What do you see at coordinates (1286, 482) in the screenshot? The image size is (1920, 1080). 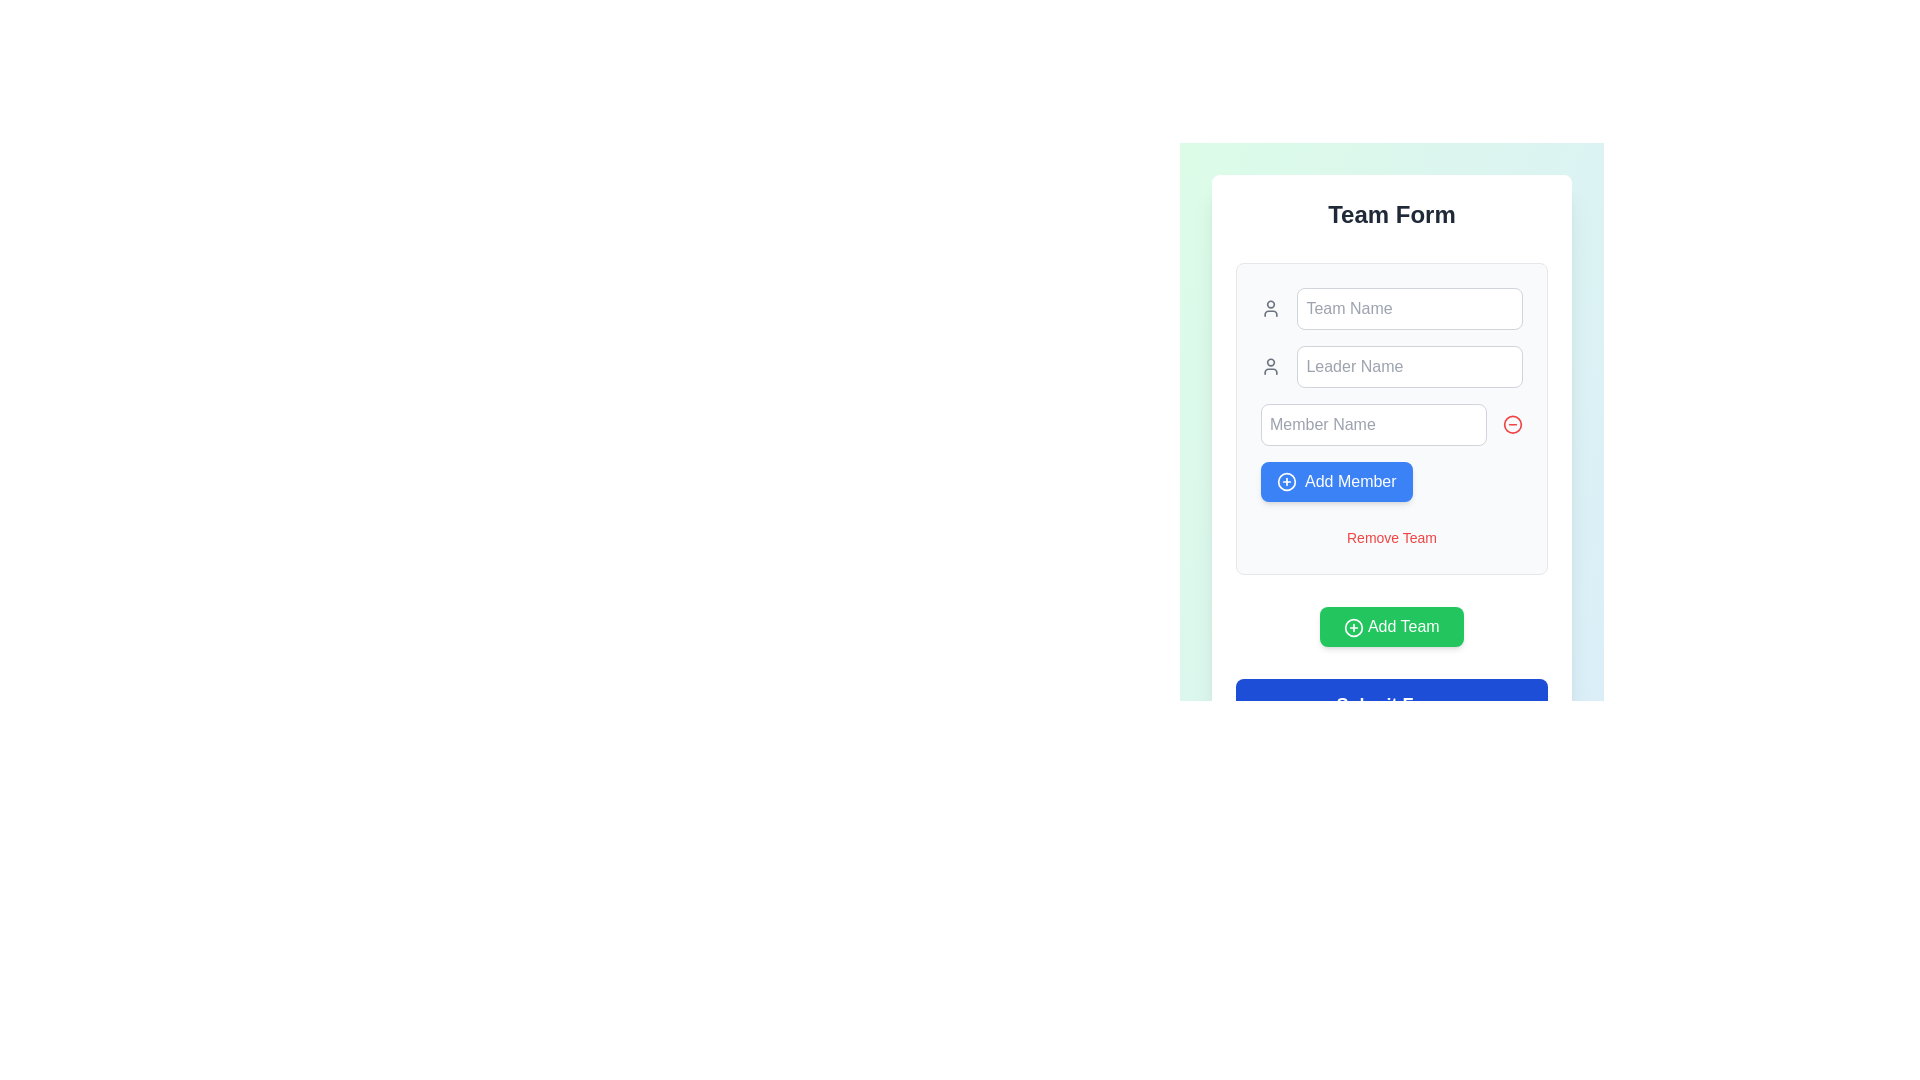 I see `the circular 'Add' icon that is part of the graphical representation for adding members adjacent to the 'Add Member' button` at bounding box center [1286, 482].